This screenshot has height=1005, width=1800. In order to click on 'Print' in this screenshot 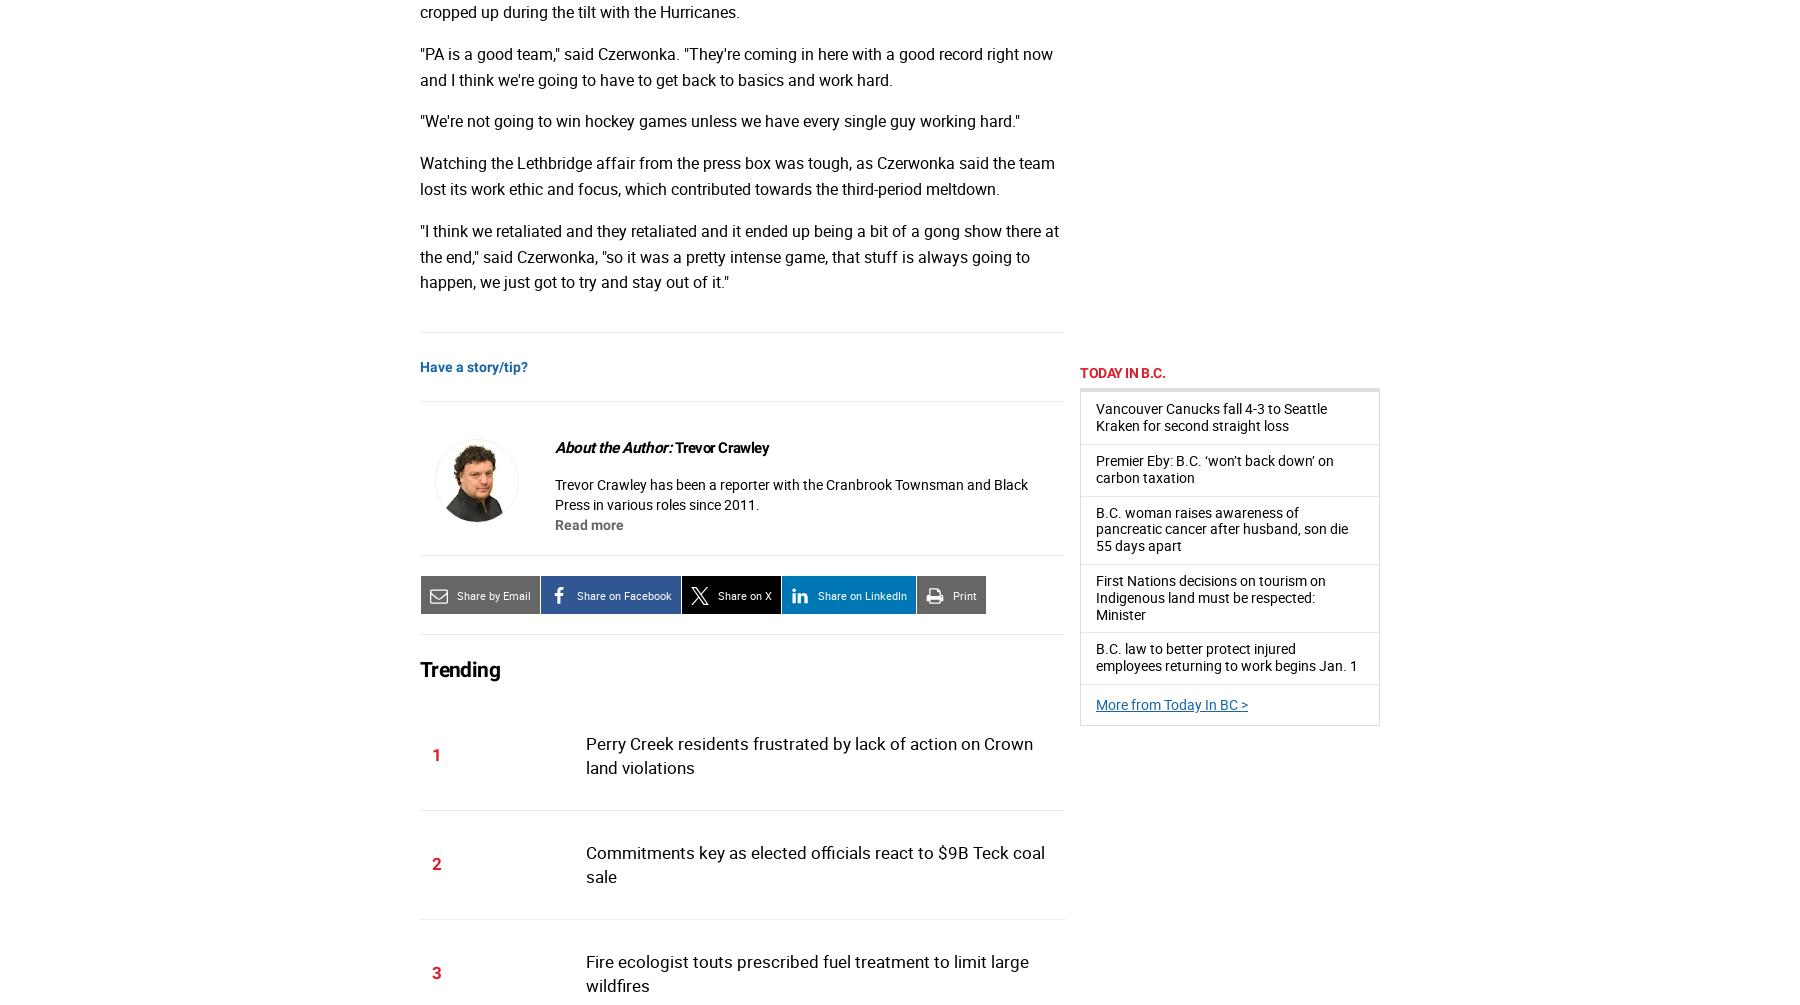, I will do `click(951, 593)`.